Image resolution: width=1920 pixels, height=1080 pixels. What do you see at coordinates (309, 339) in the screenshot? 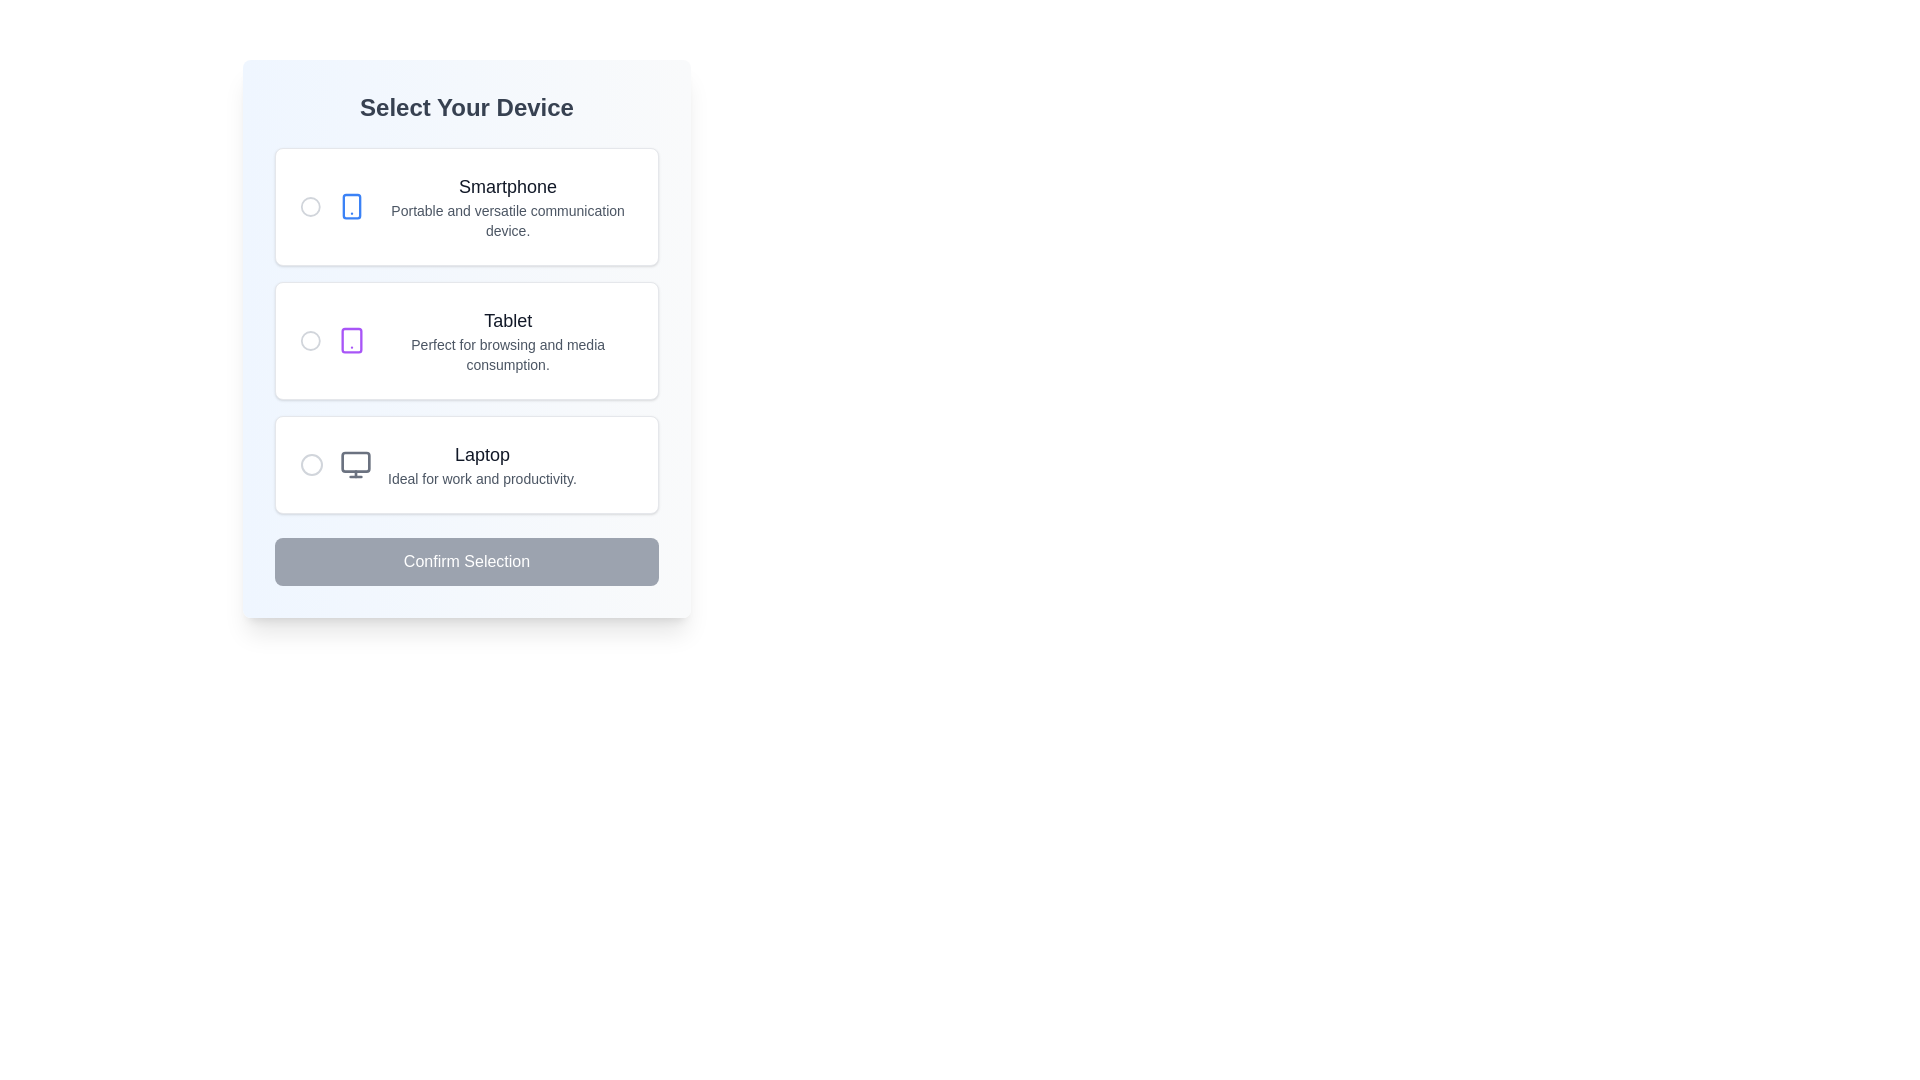
I see `the center of the radio button selection circle for the 'Tablet' option` at bounding box center [309, 339].